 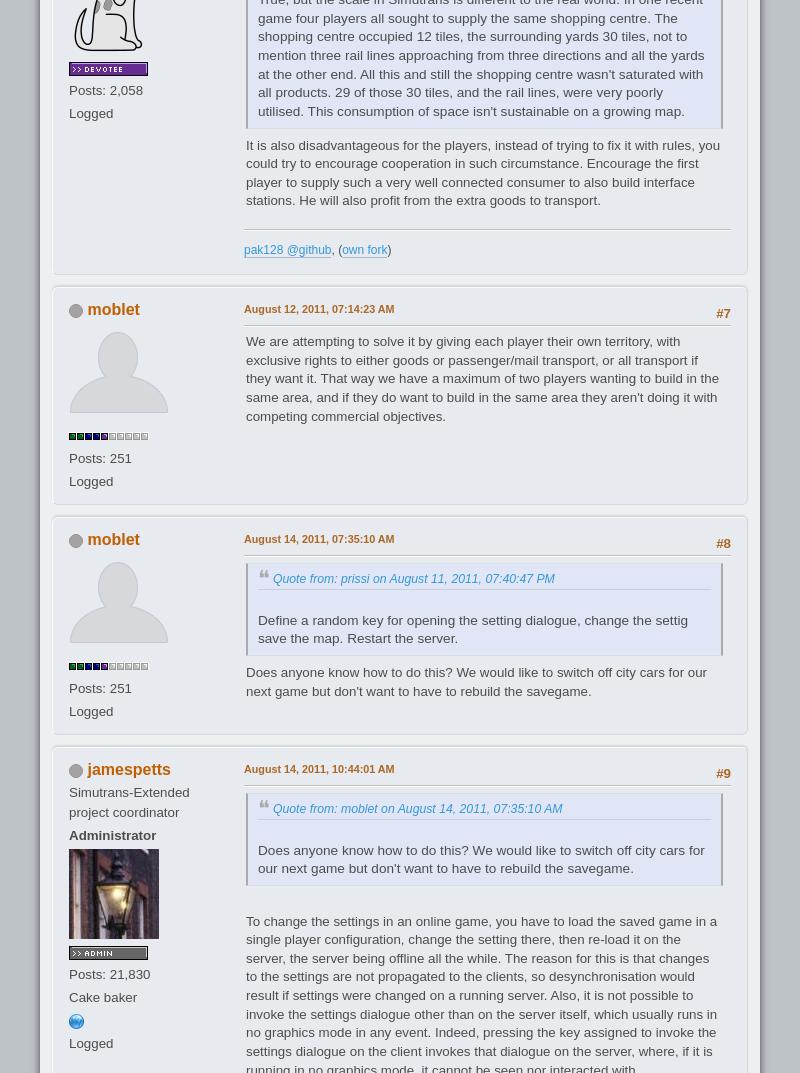 I want to click on 'Administrator', so click(x=111, y=834).